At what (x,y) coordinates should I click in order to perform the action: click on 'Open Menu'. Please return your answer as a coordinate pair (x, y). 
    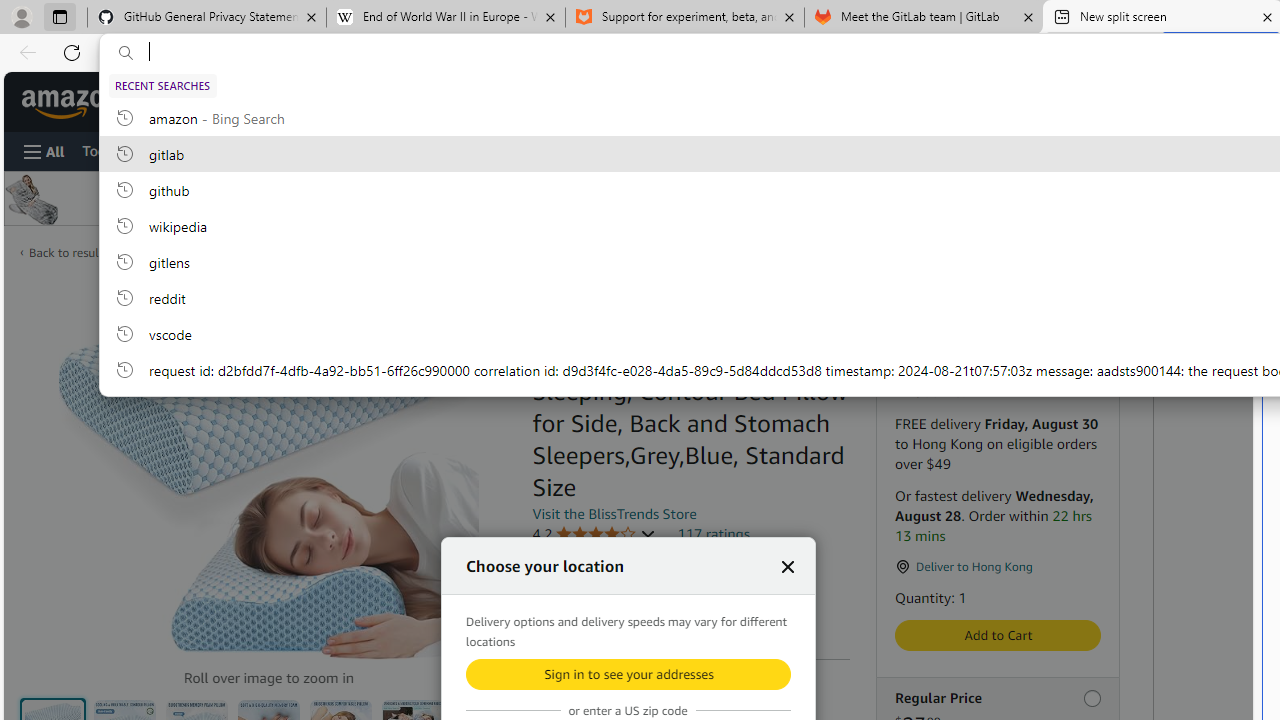
    Looking at the image, I should click on (44, 150).